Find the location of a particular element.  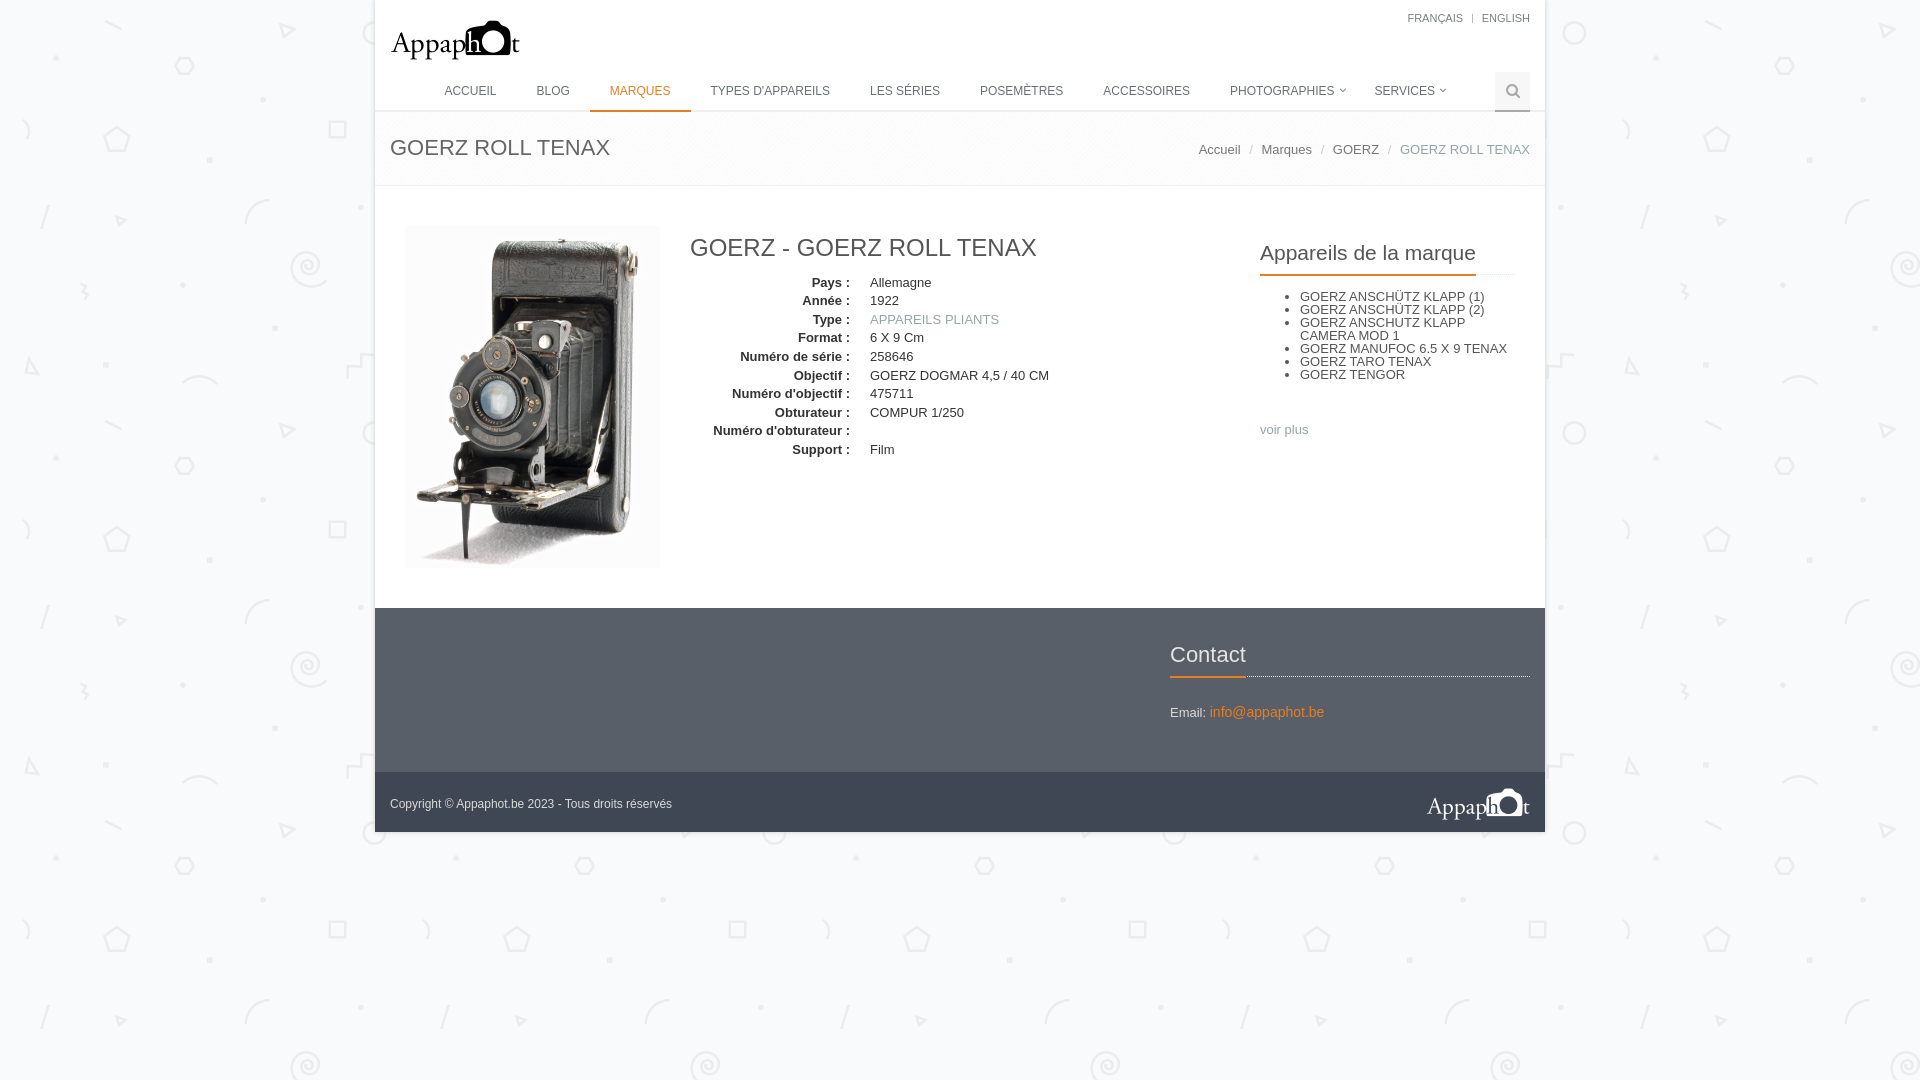

'info@appaphot.be' is located at coordinates (1266, 711).